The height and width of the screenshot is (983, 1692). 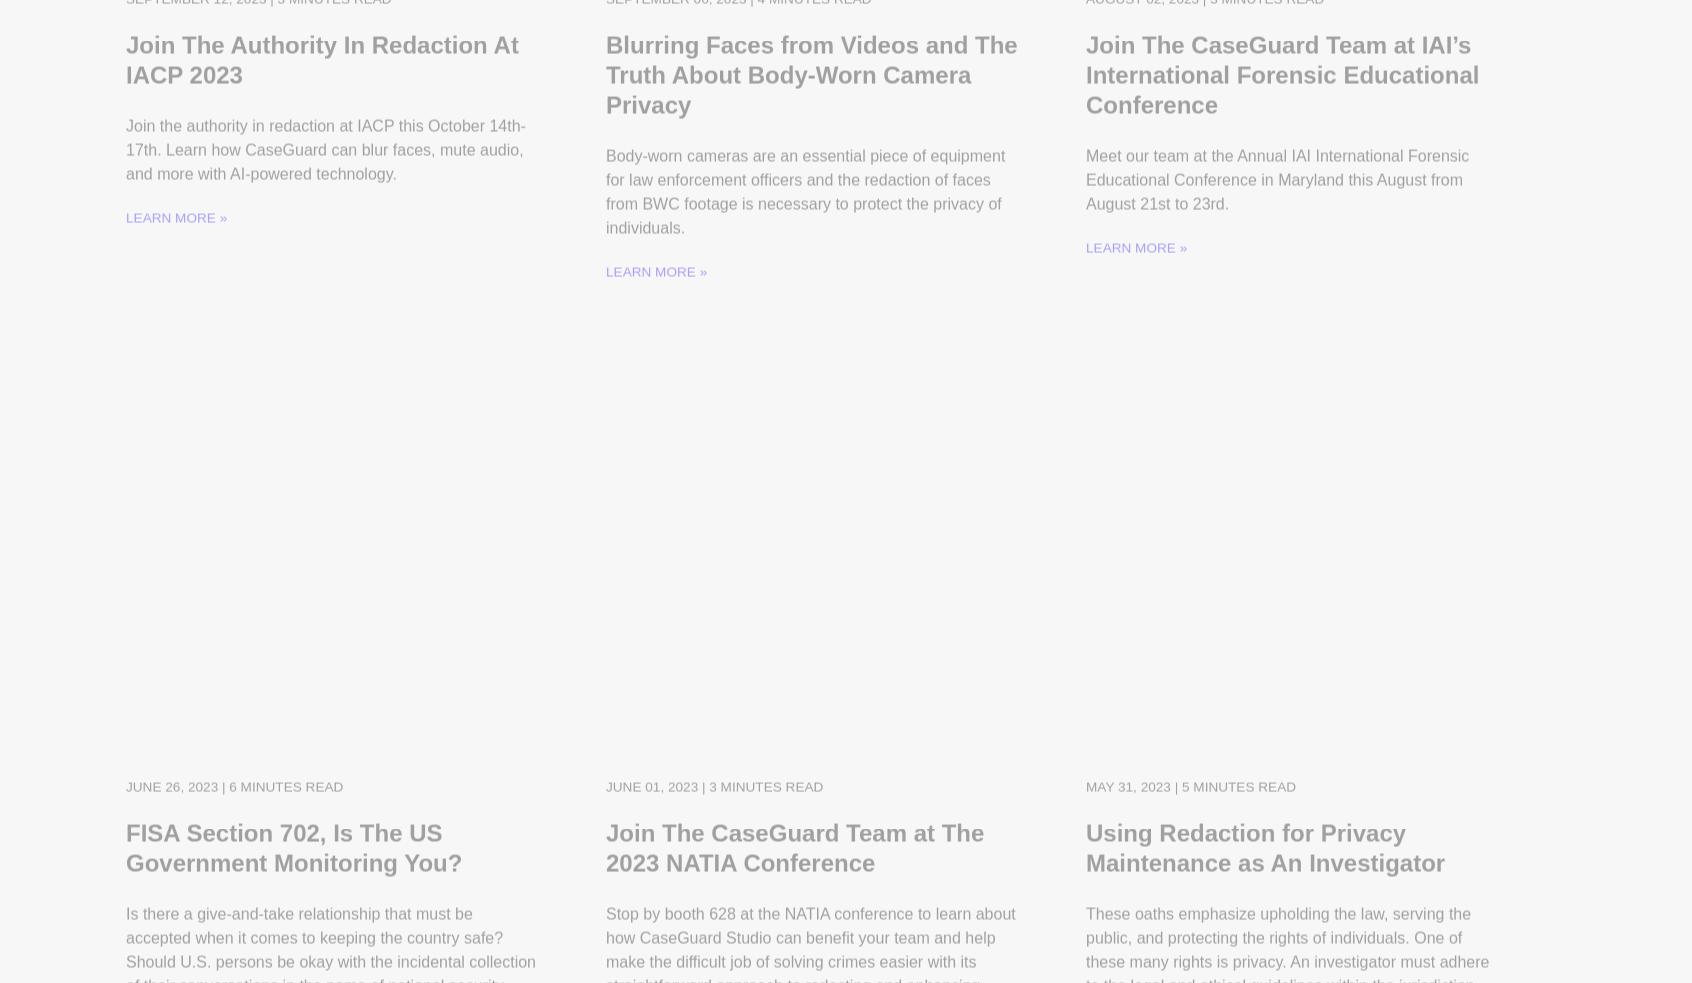 What do you see at coordinates (1265, 829) in the screenshot?
I see `'Using Redaction for Privacy Maintenance as An Investigator'` at bounding box center [1265, 829].